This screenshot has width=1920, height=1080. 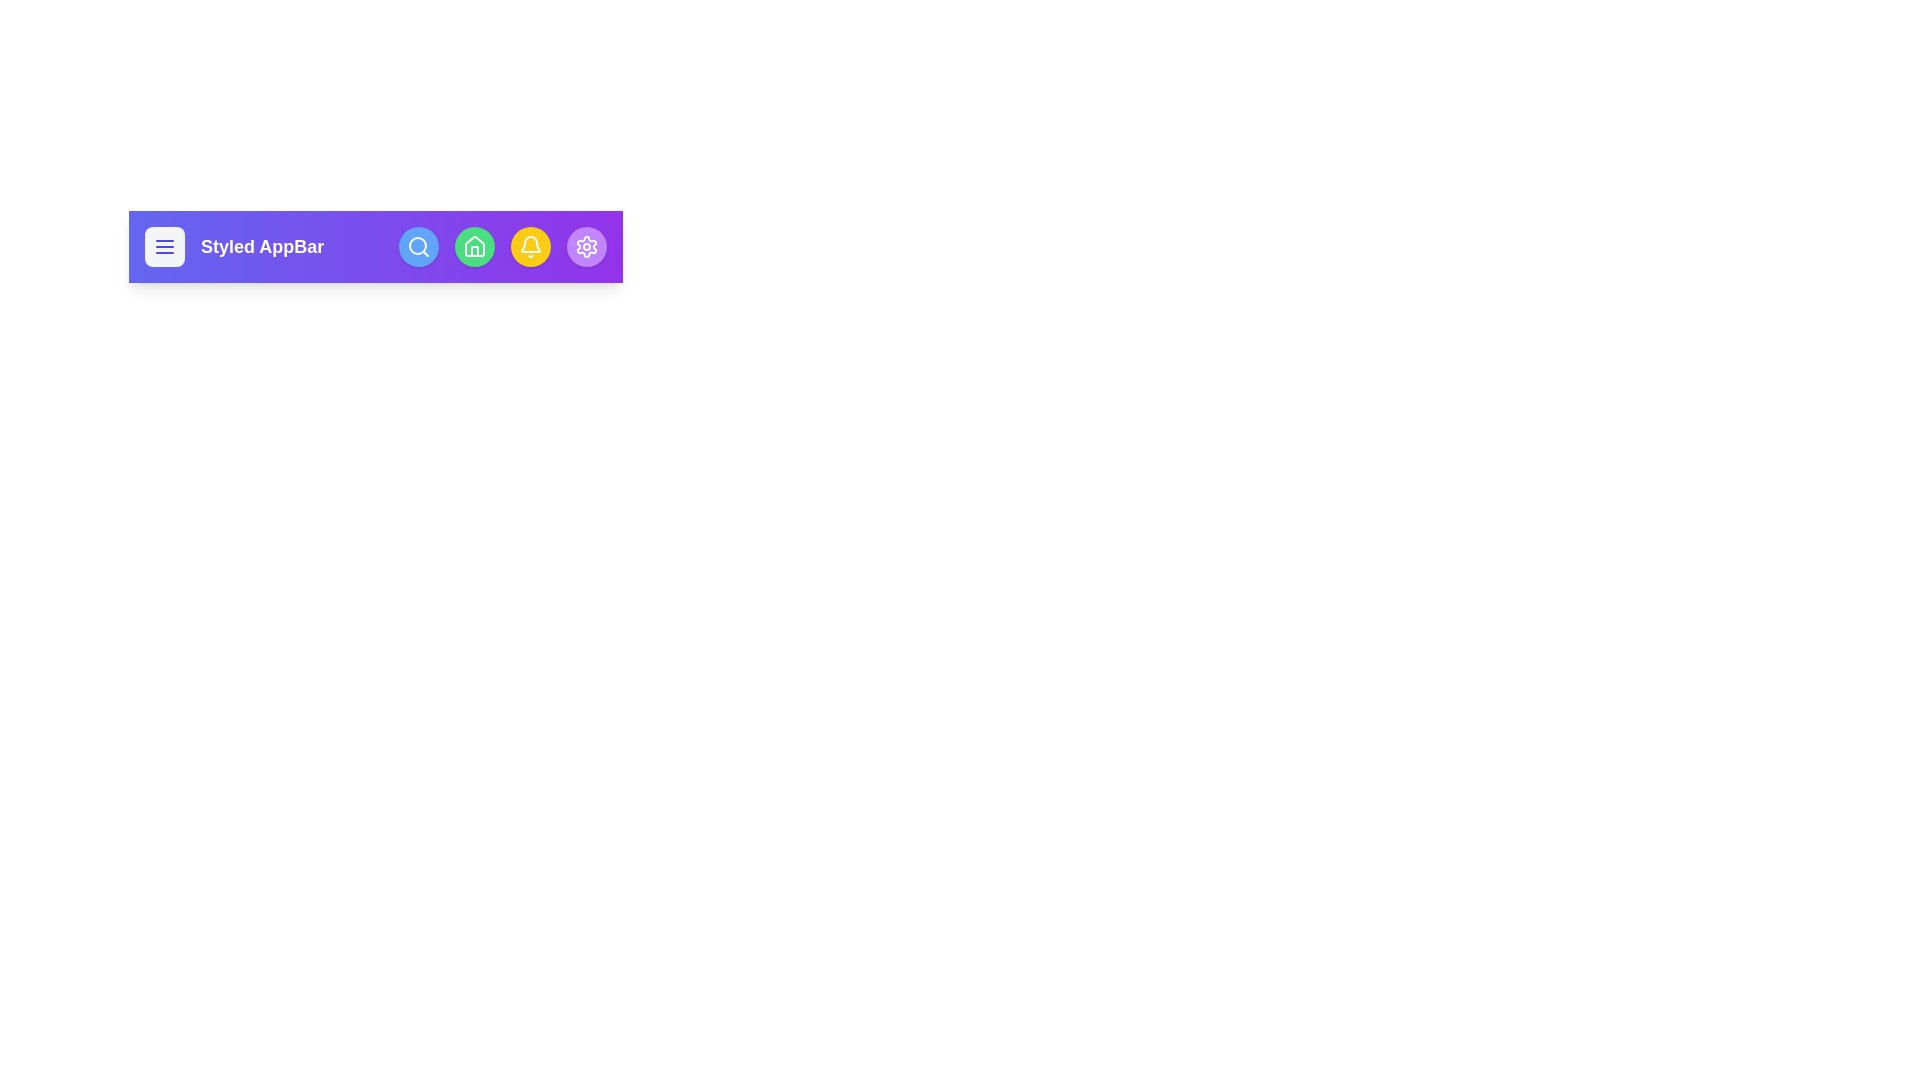 What do you see at coordinates (474, 245) in the screenshot?
I see `the home icon in the StyledAppBar` at bounding box center [474, 245].